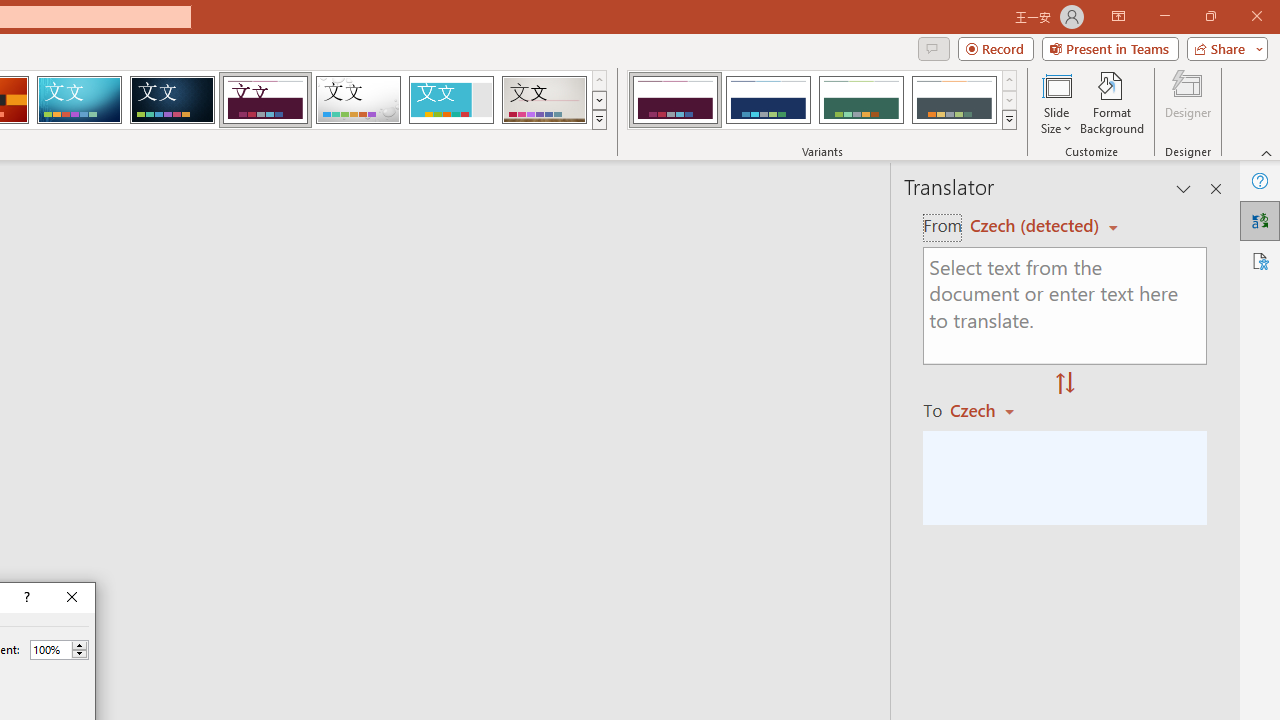 Image resolution: width=1280 pixels, height=720 pixels. I want to click on 'Designer', so click(1188, 103).